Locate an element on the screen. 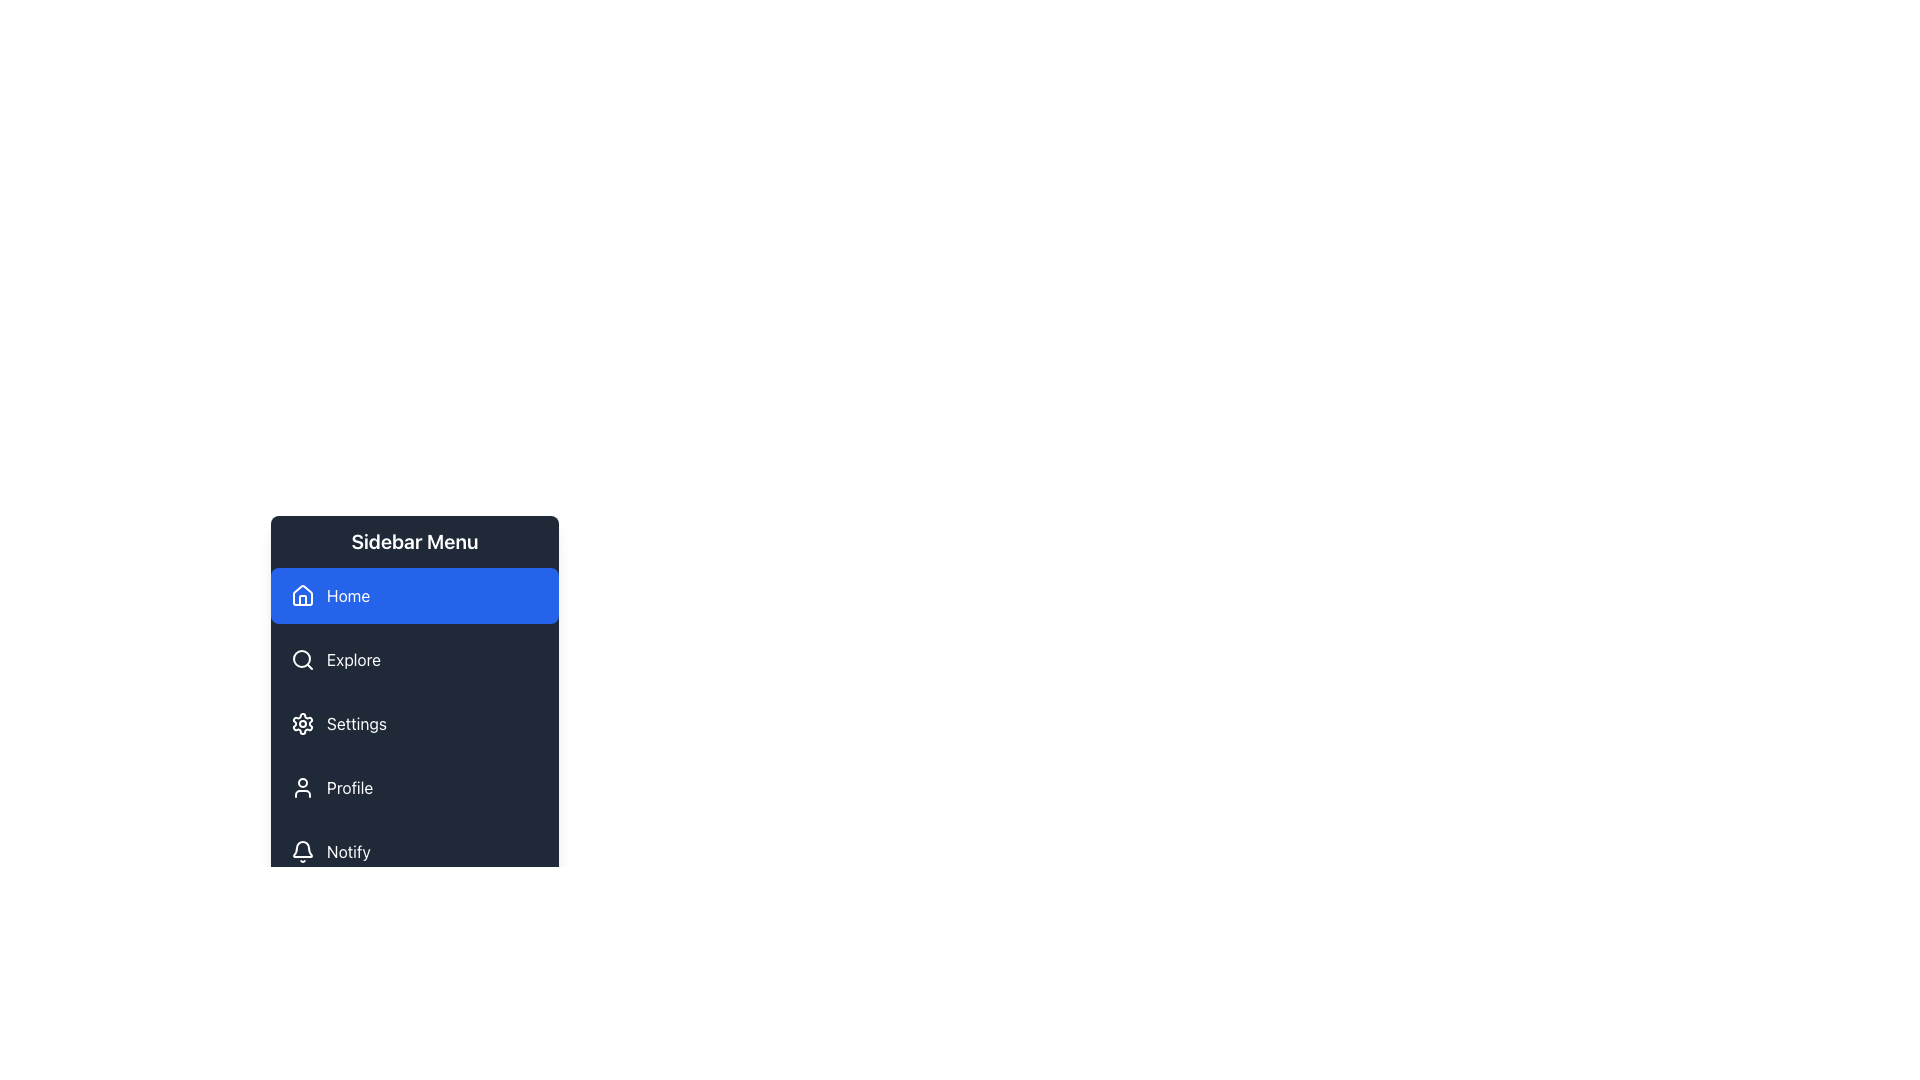  the user profile icon, which is a circular head and shoulders silhouette in white on a dark background, located is located at coordinates (301, 786).